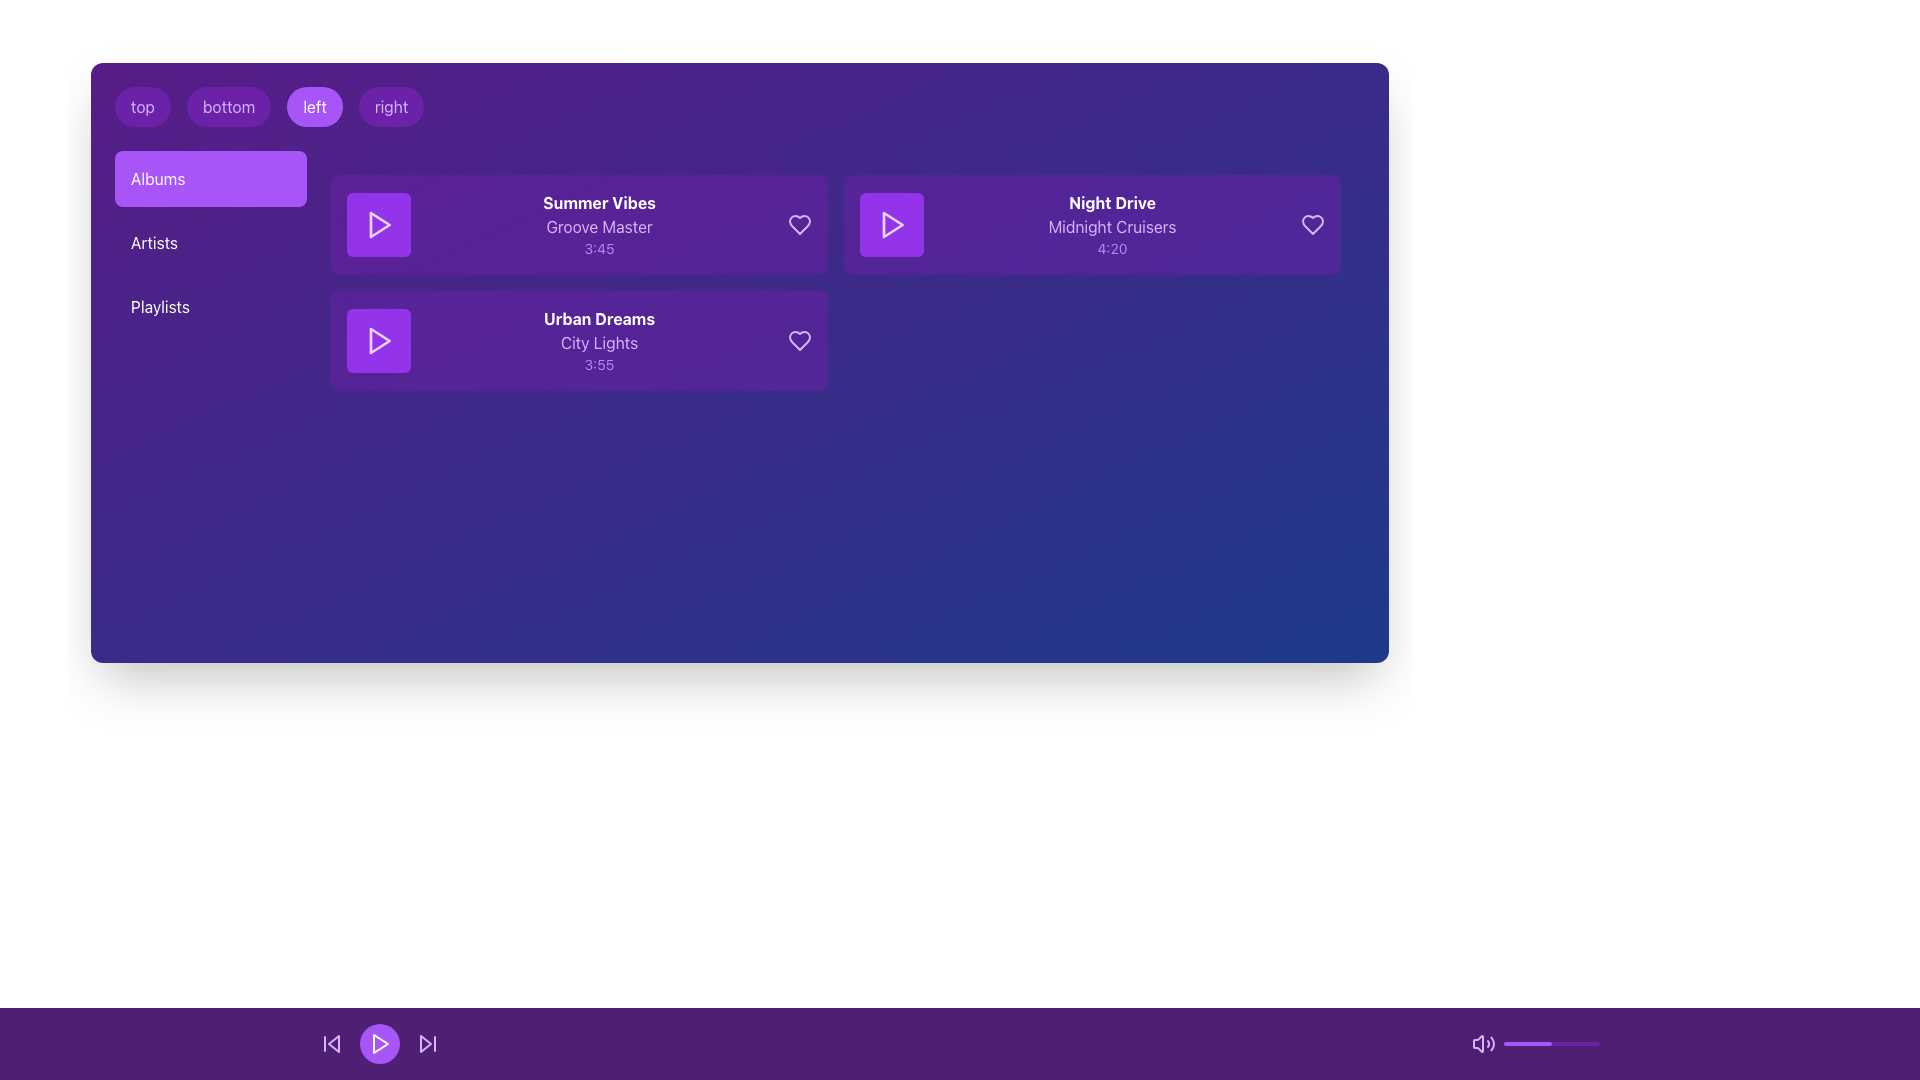 This screenshot has width=1920, height=1080. I want to click on the 'Artists' button, which is the second button in a vertical list, so click(211, 242).